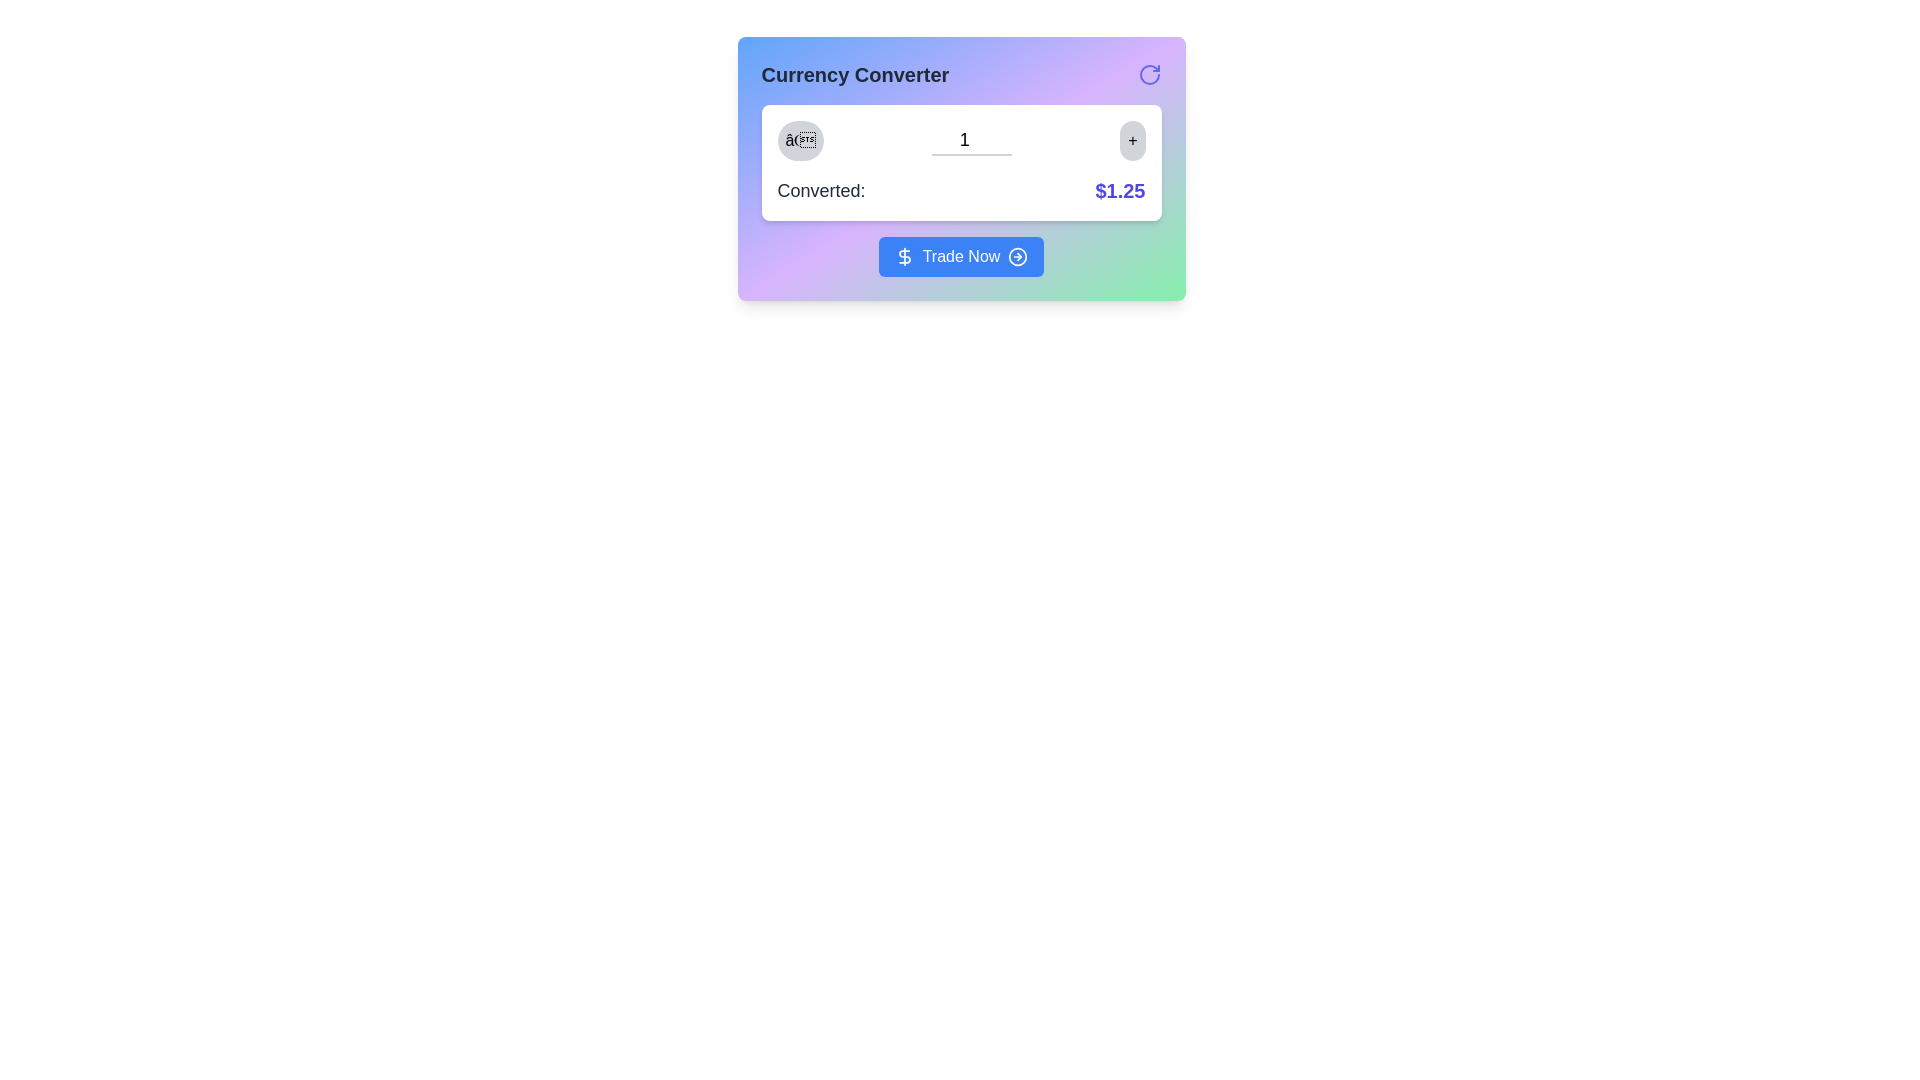 Image resolution: width=1920 pixels, height=1080 pixels. I want to click on the Label or Title Text located at the top-left section of the card, which serves as the header for the card content, so click(855, 73).